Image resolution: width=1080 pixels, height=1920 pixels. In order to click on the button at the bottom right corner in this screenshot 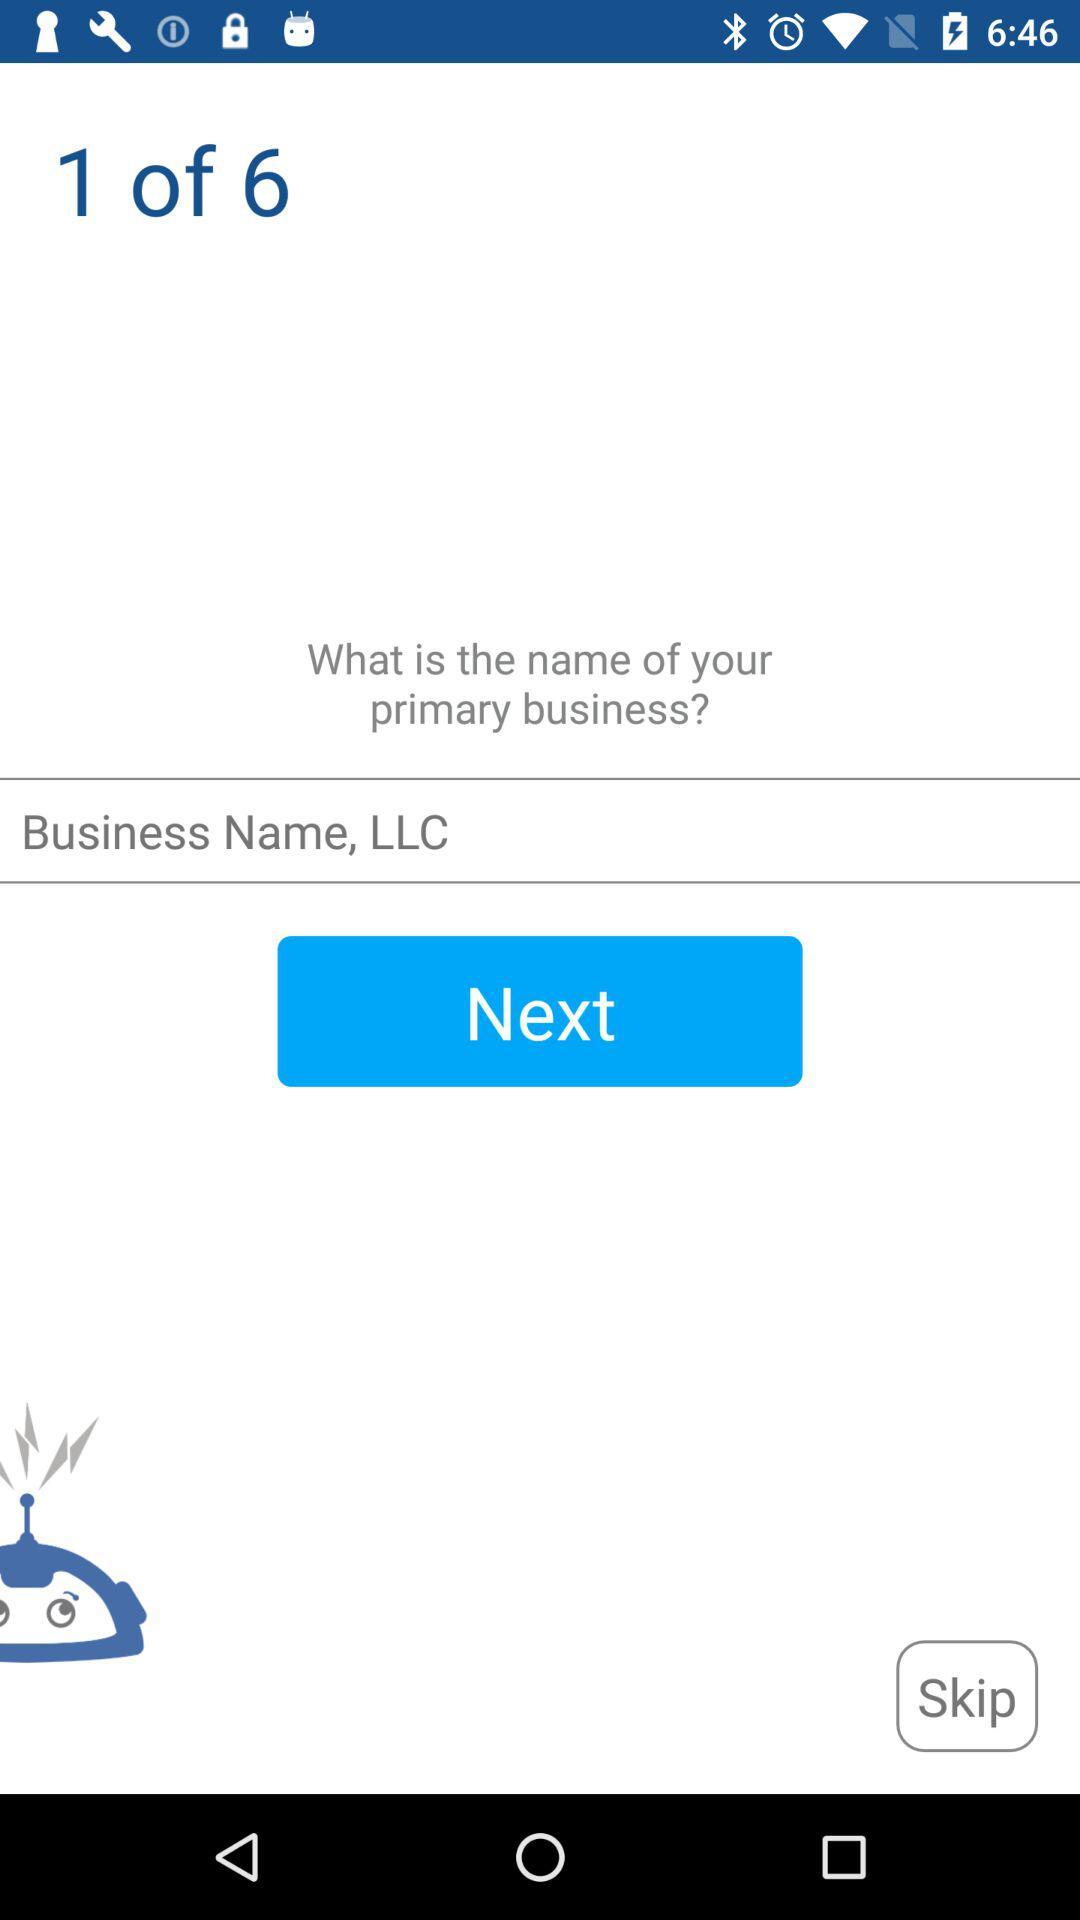, I will do `click(966, 1695)`.